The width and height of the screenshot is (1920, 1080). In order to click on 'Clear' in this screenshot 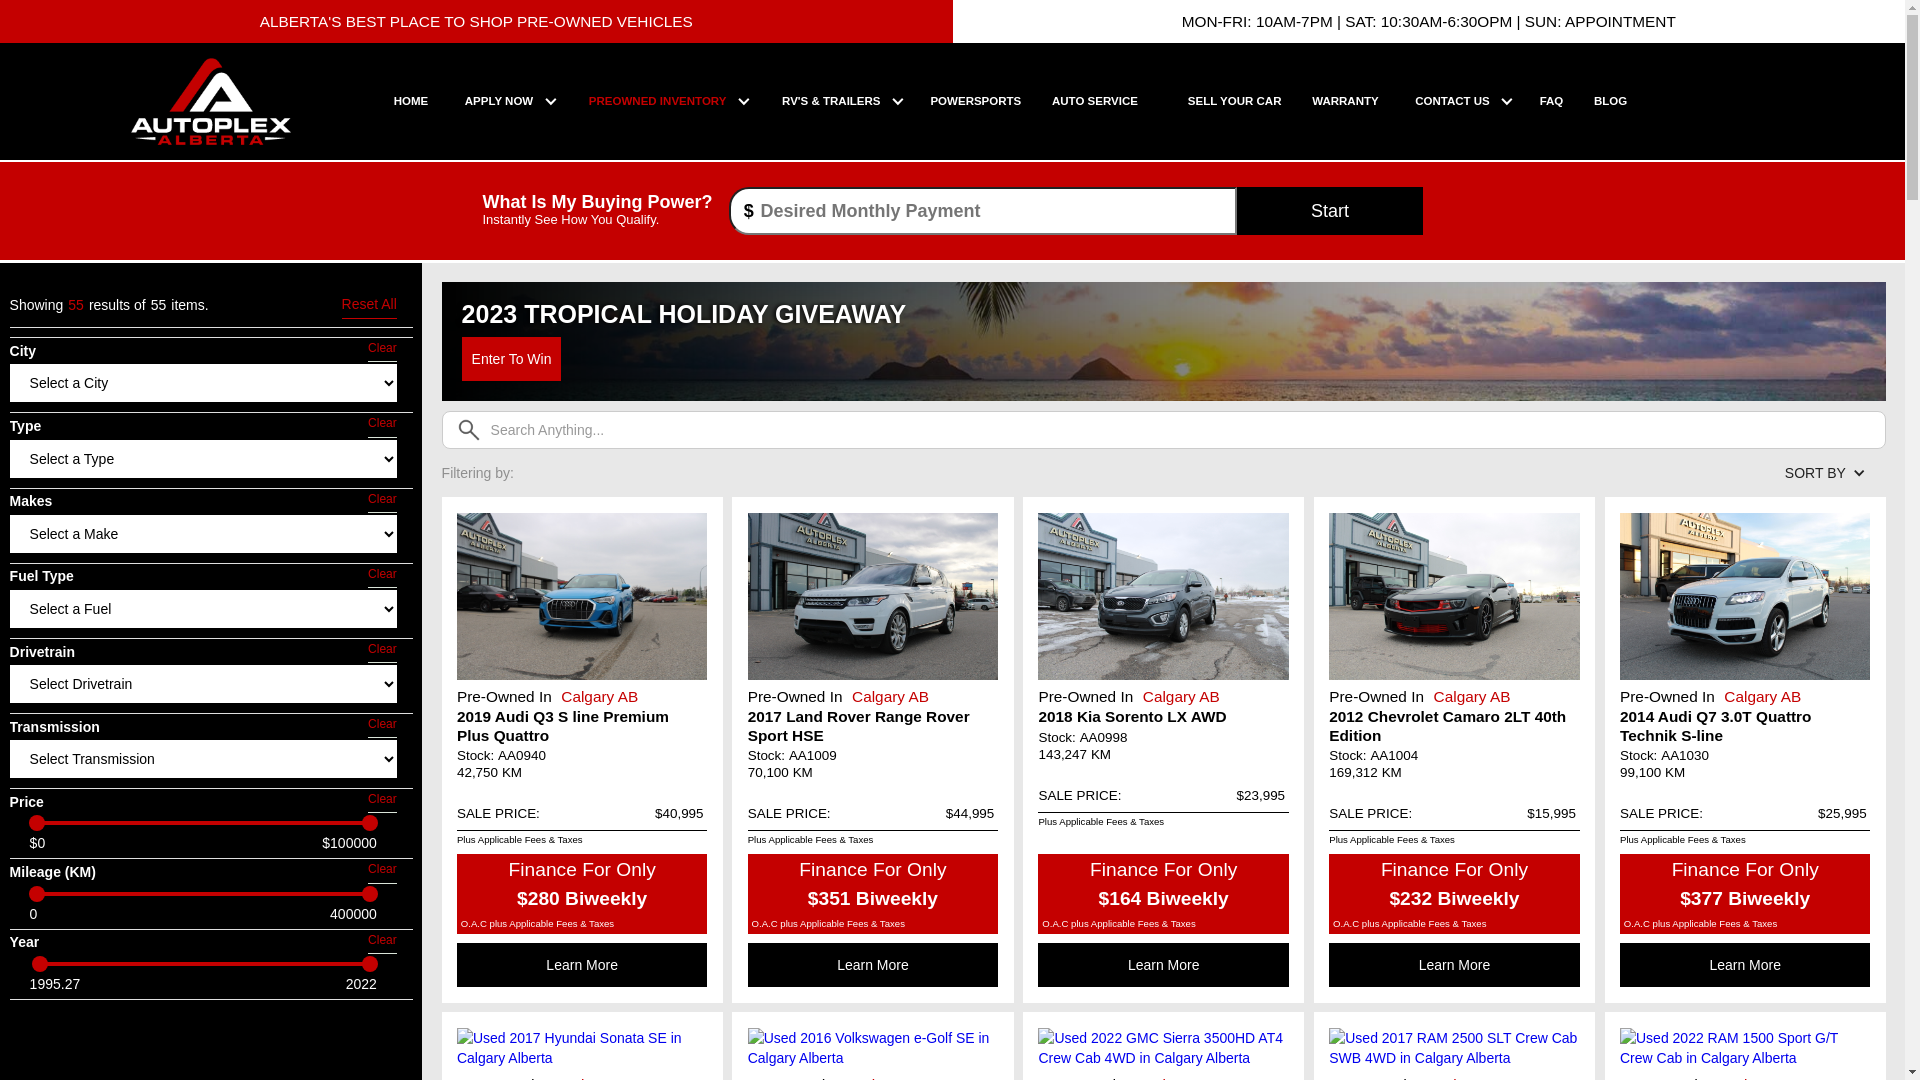, I will do `click(382, 651)`.